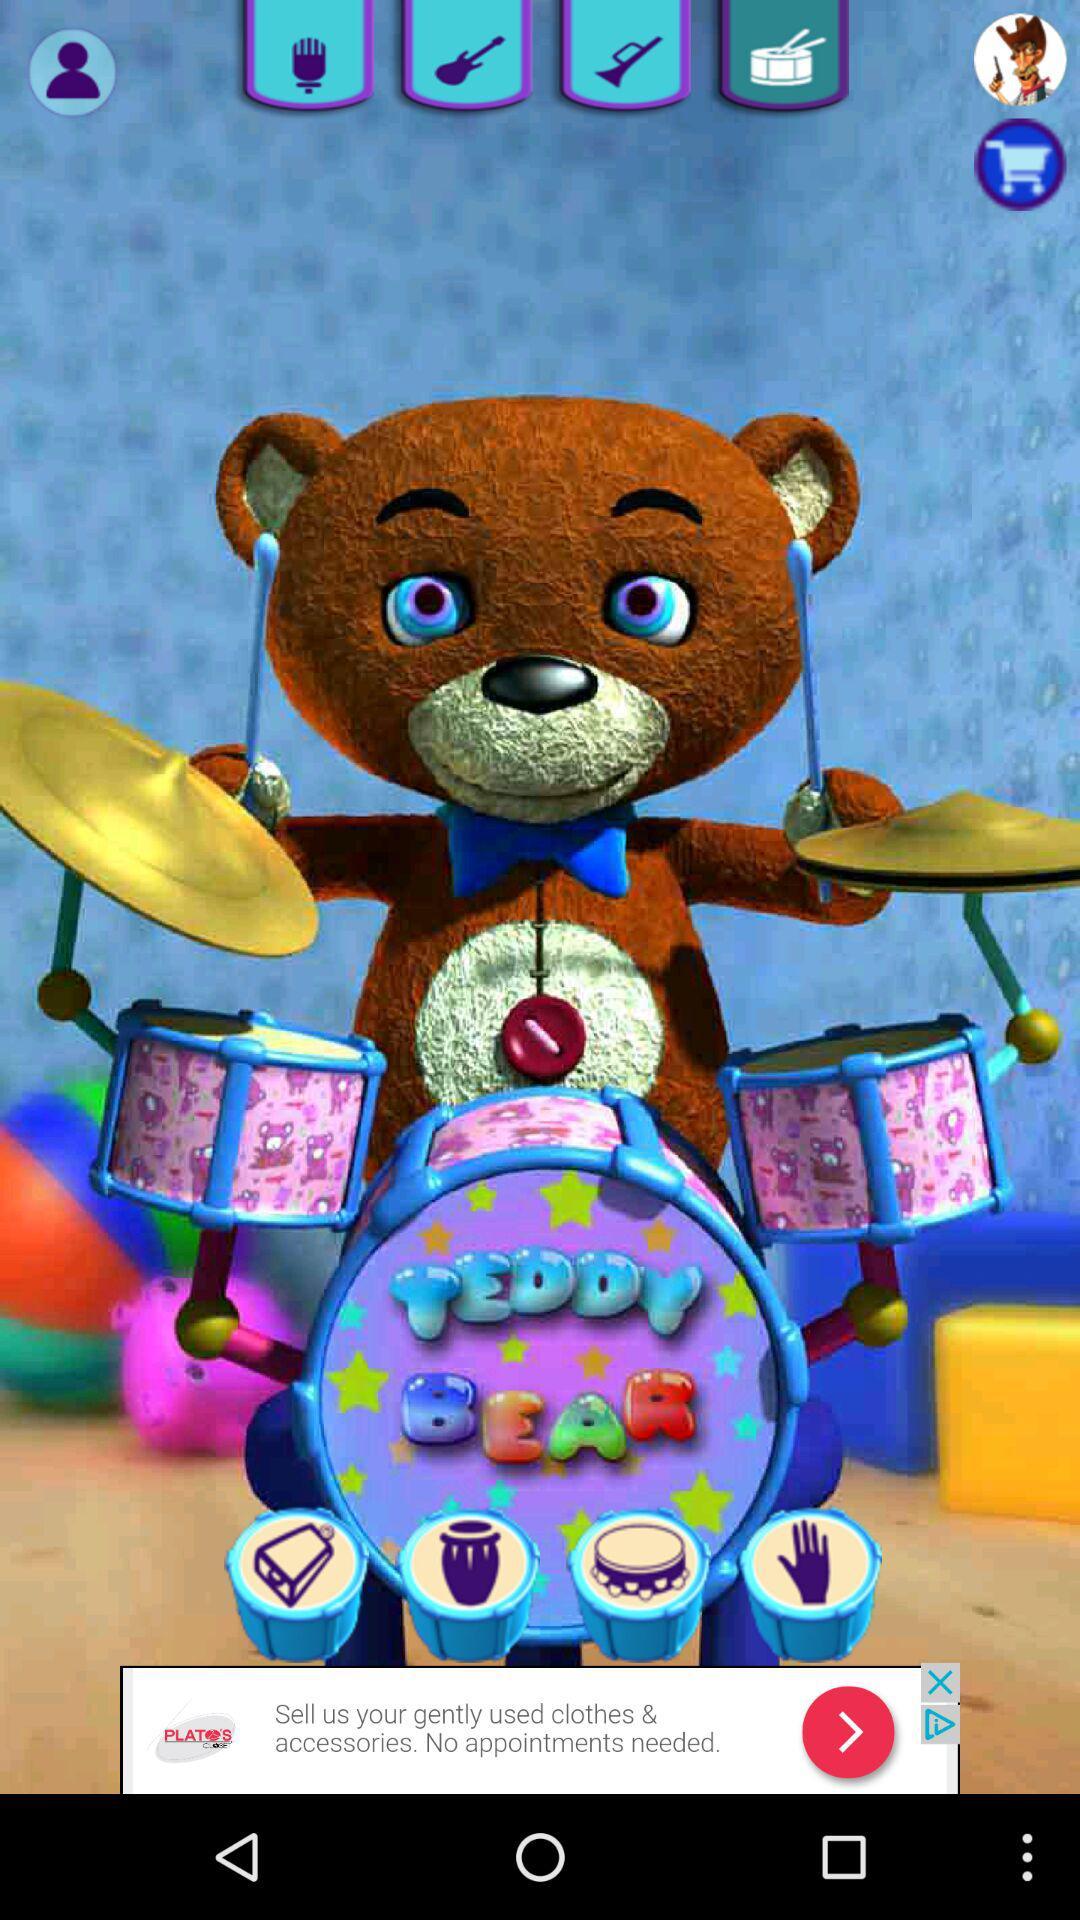 The height and width of the screenshot is (1920, 1080). What do you see at coordinates (71, 77) in the screenshot?
I see `the avatar icon` at bounding box center [71, 77].